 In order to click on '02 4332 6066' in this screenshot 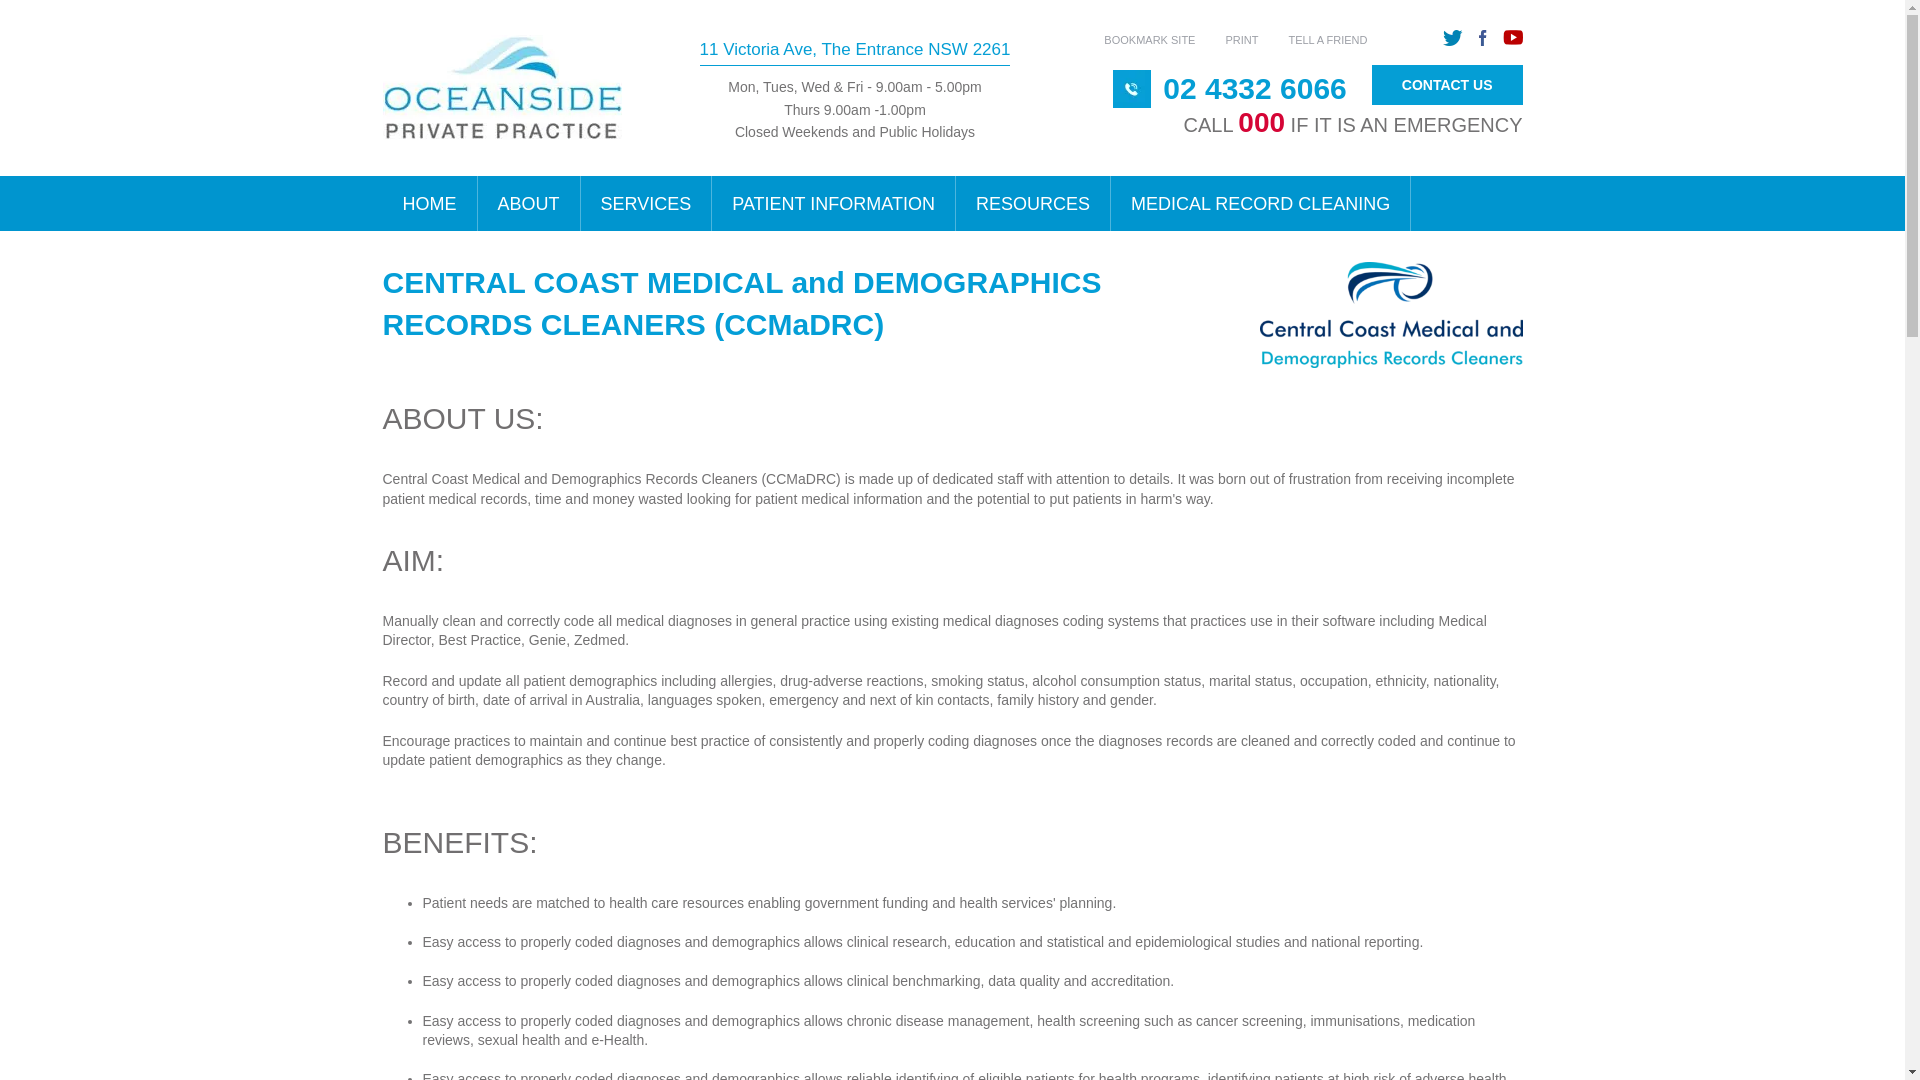, I will do `click(1253, 87)`.